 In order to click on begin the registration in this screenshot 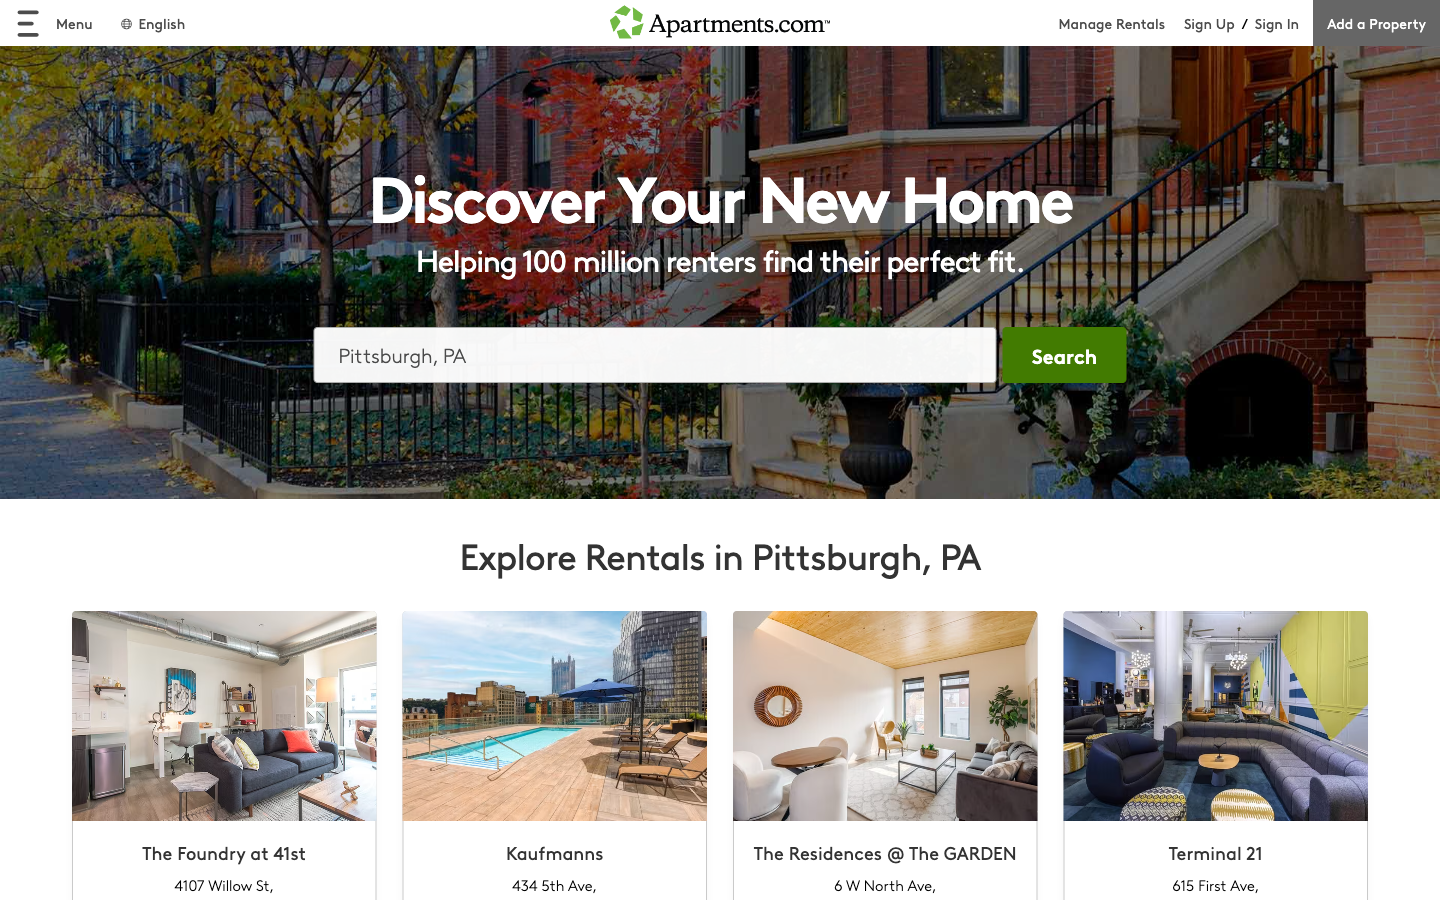, I will do `click(1208, 22)`.